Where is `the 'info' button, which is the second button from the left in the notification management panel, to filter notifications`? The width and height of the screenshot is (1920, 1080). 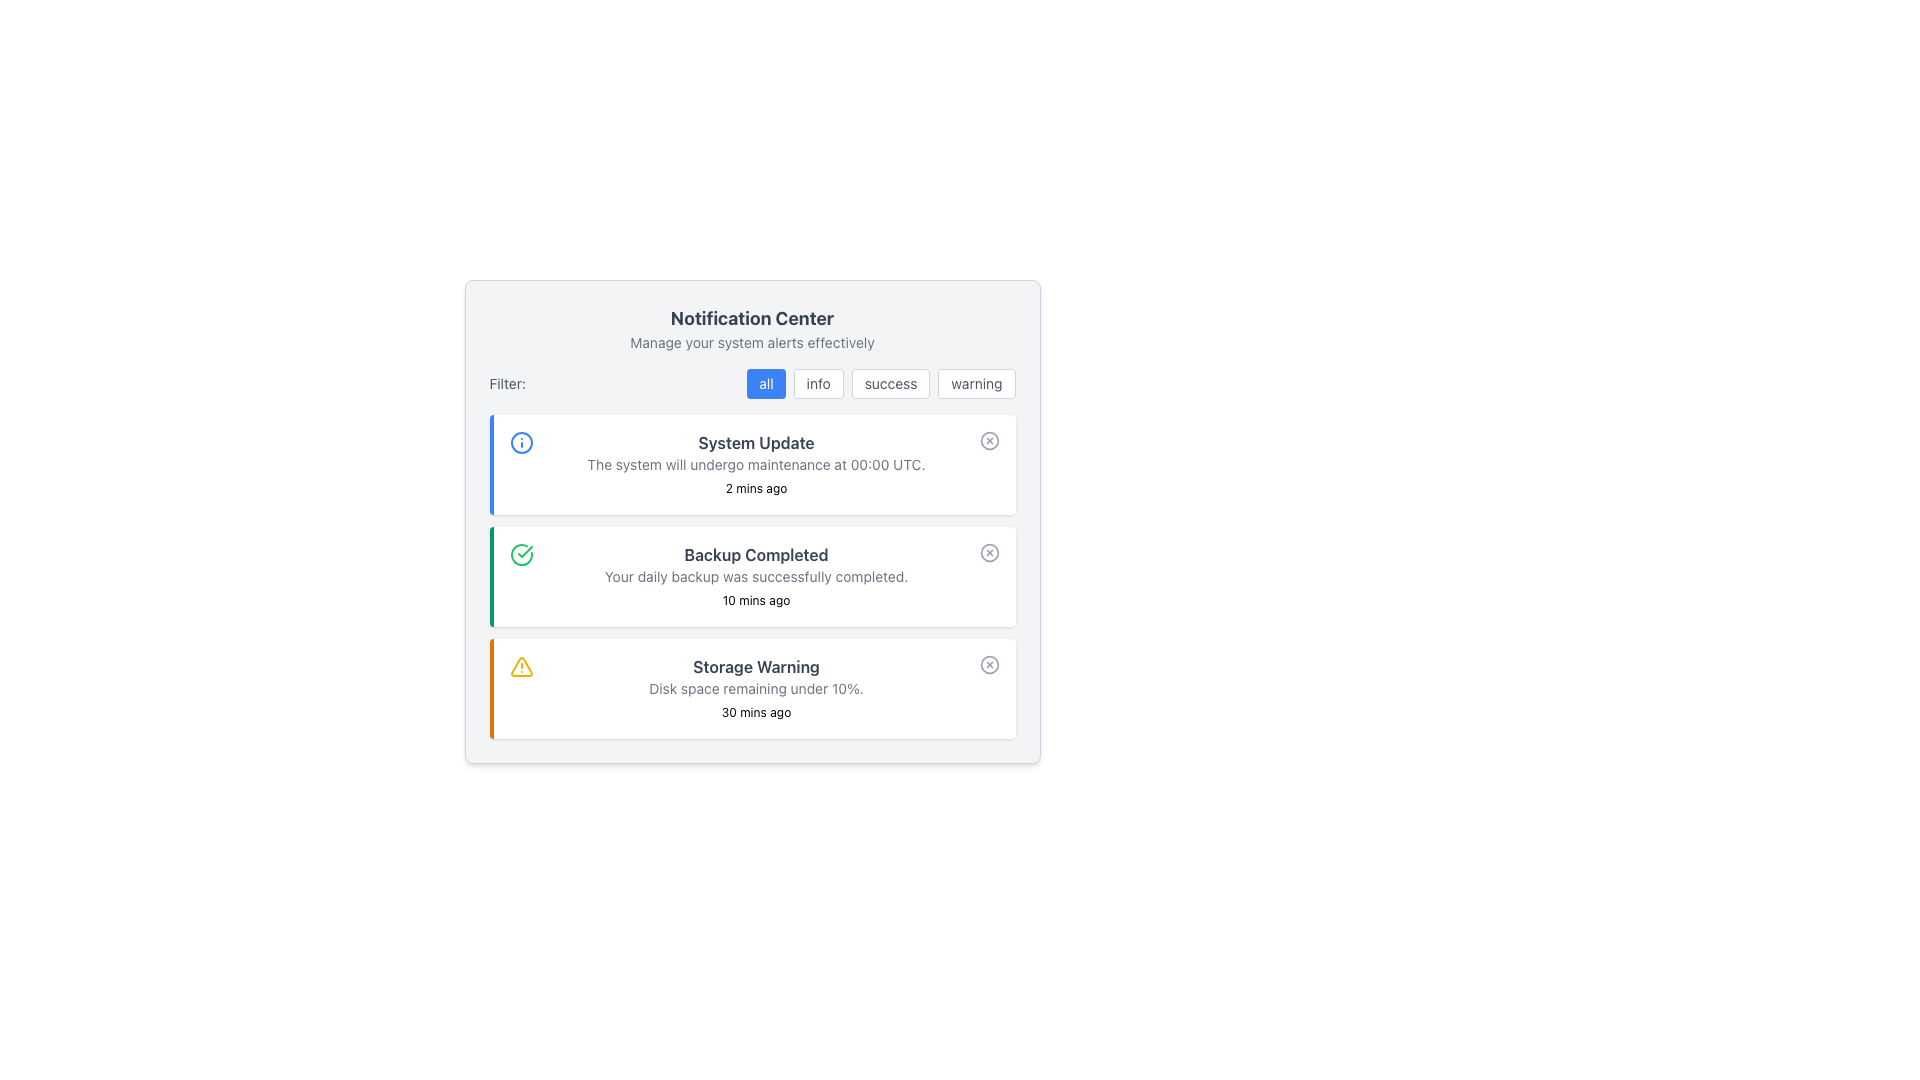 the 'info' button, which is the second button from the left in the notification management panel, to filter notifications is located at coordinates (818, 384).